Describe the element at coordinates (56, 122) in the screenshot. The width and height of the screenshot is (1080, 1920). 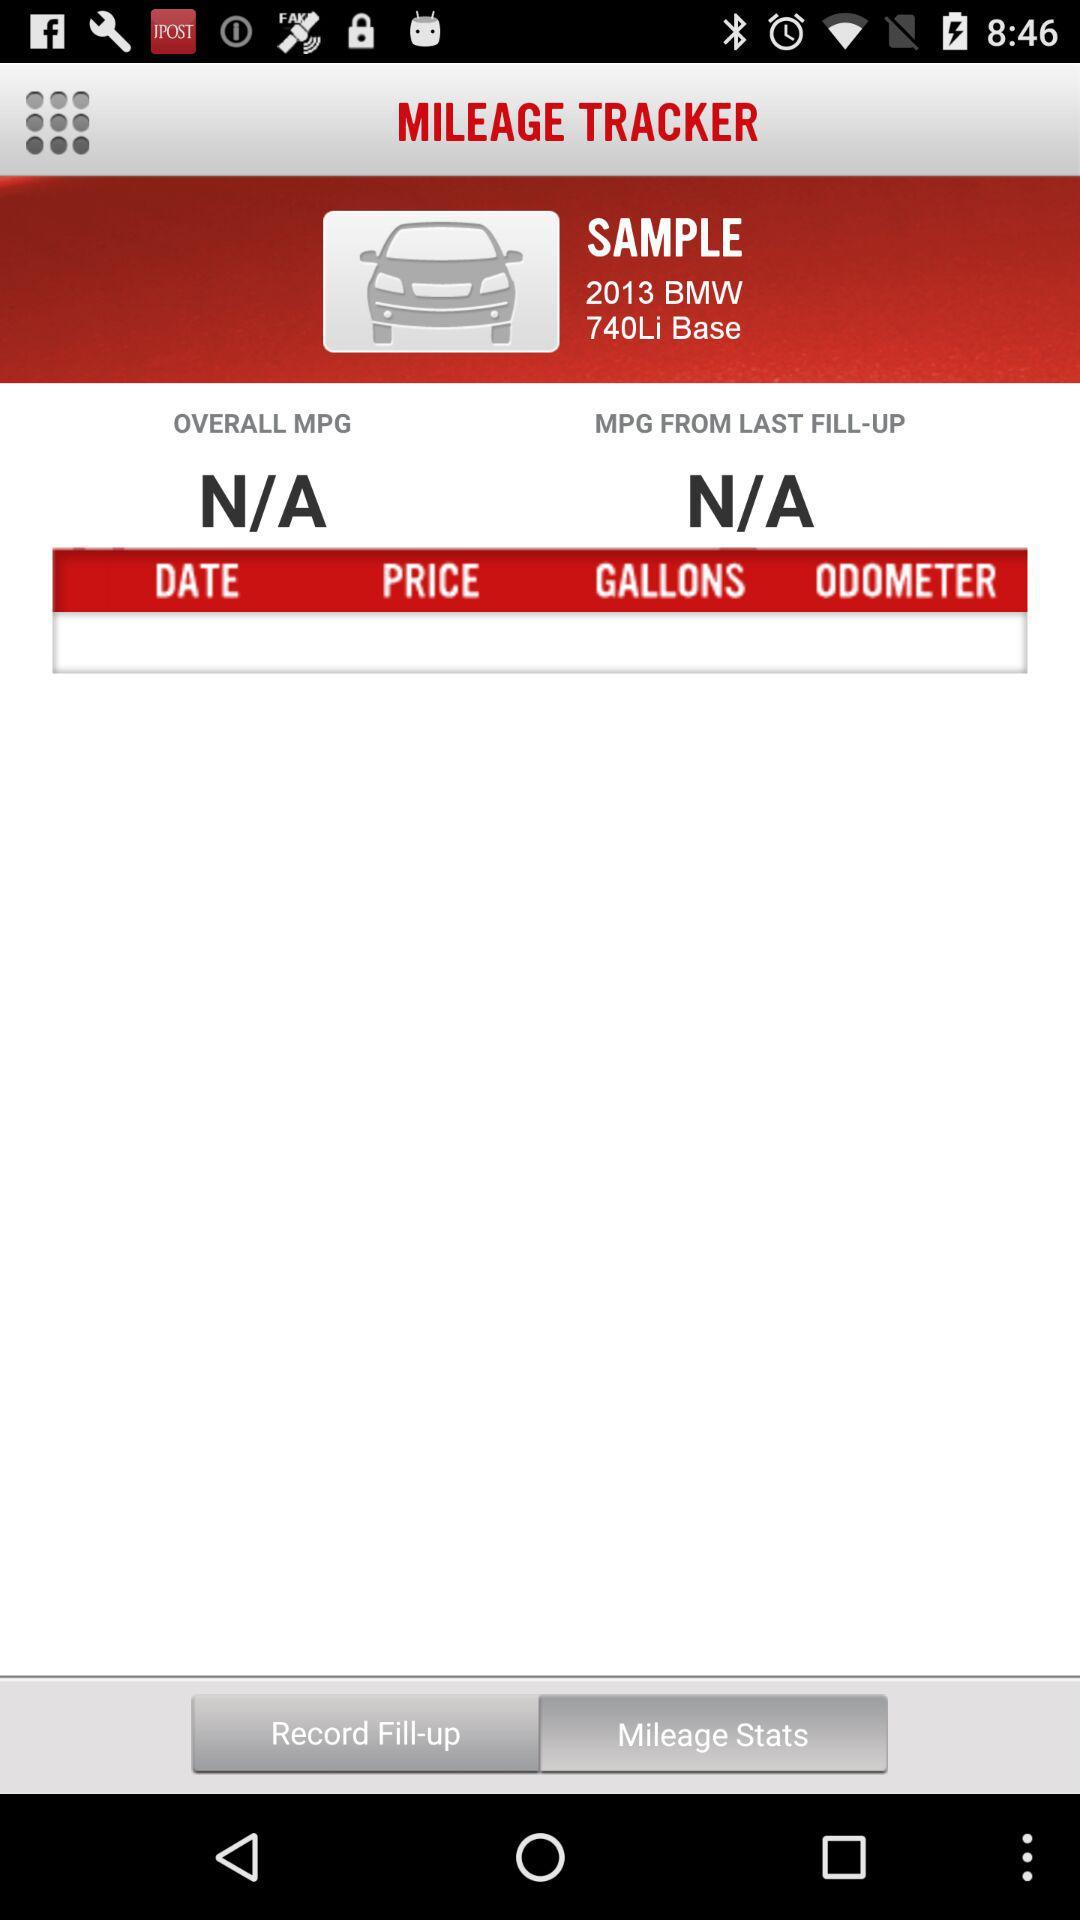
I see `menu grid` at that location.